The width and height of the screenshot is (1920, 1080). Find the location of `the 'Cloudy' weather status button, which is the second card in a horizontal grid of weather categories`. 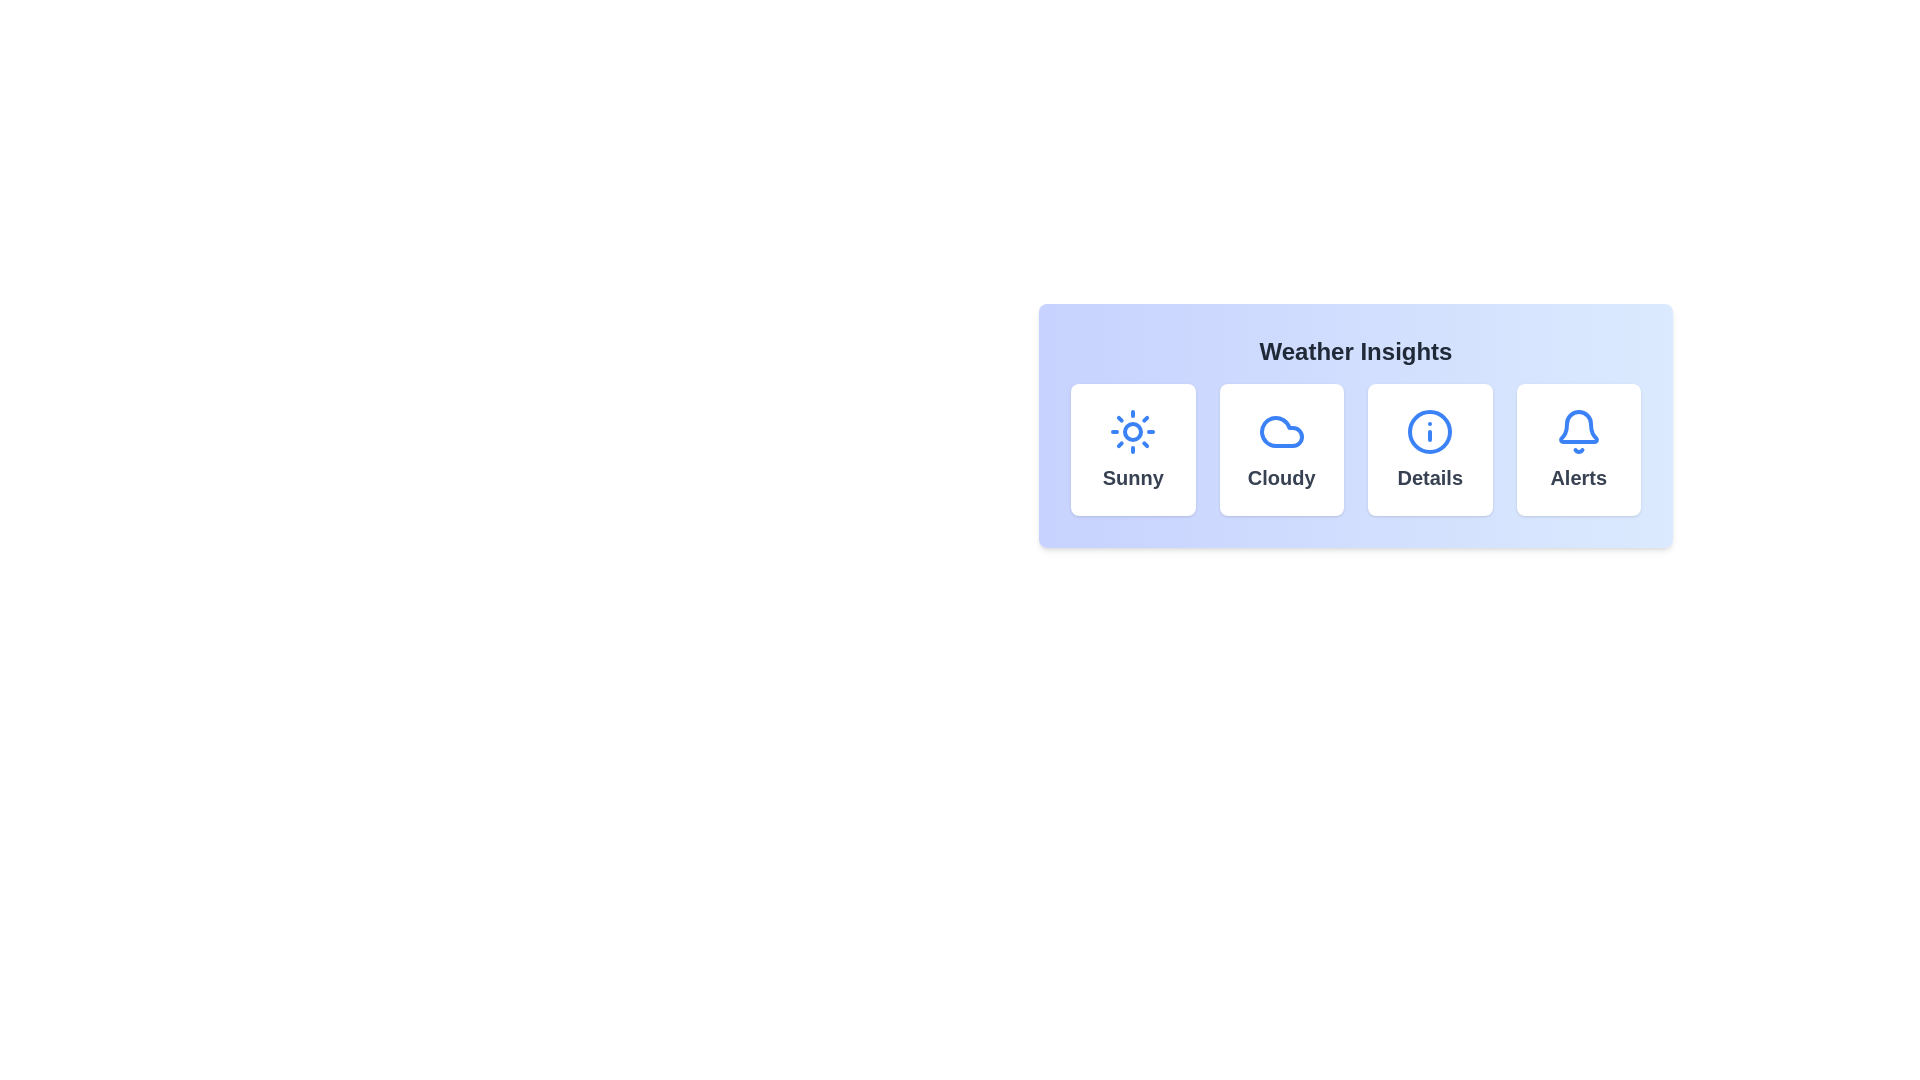

the 'Cloudy' weather status button, which is the second card in a horizontal grid of weather categories is located at coordinates (1281, 450).